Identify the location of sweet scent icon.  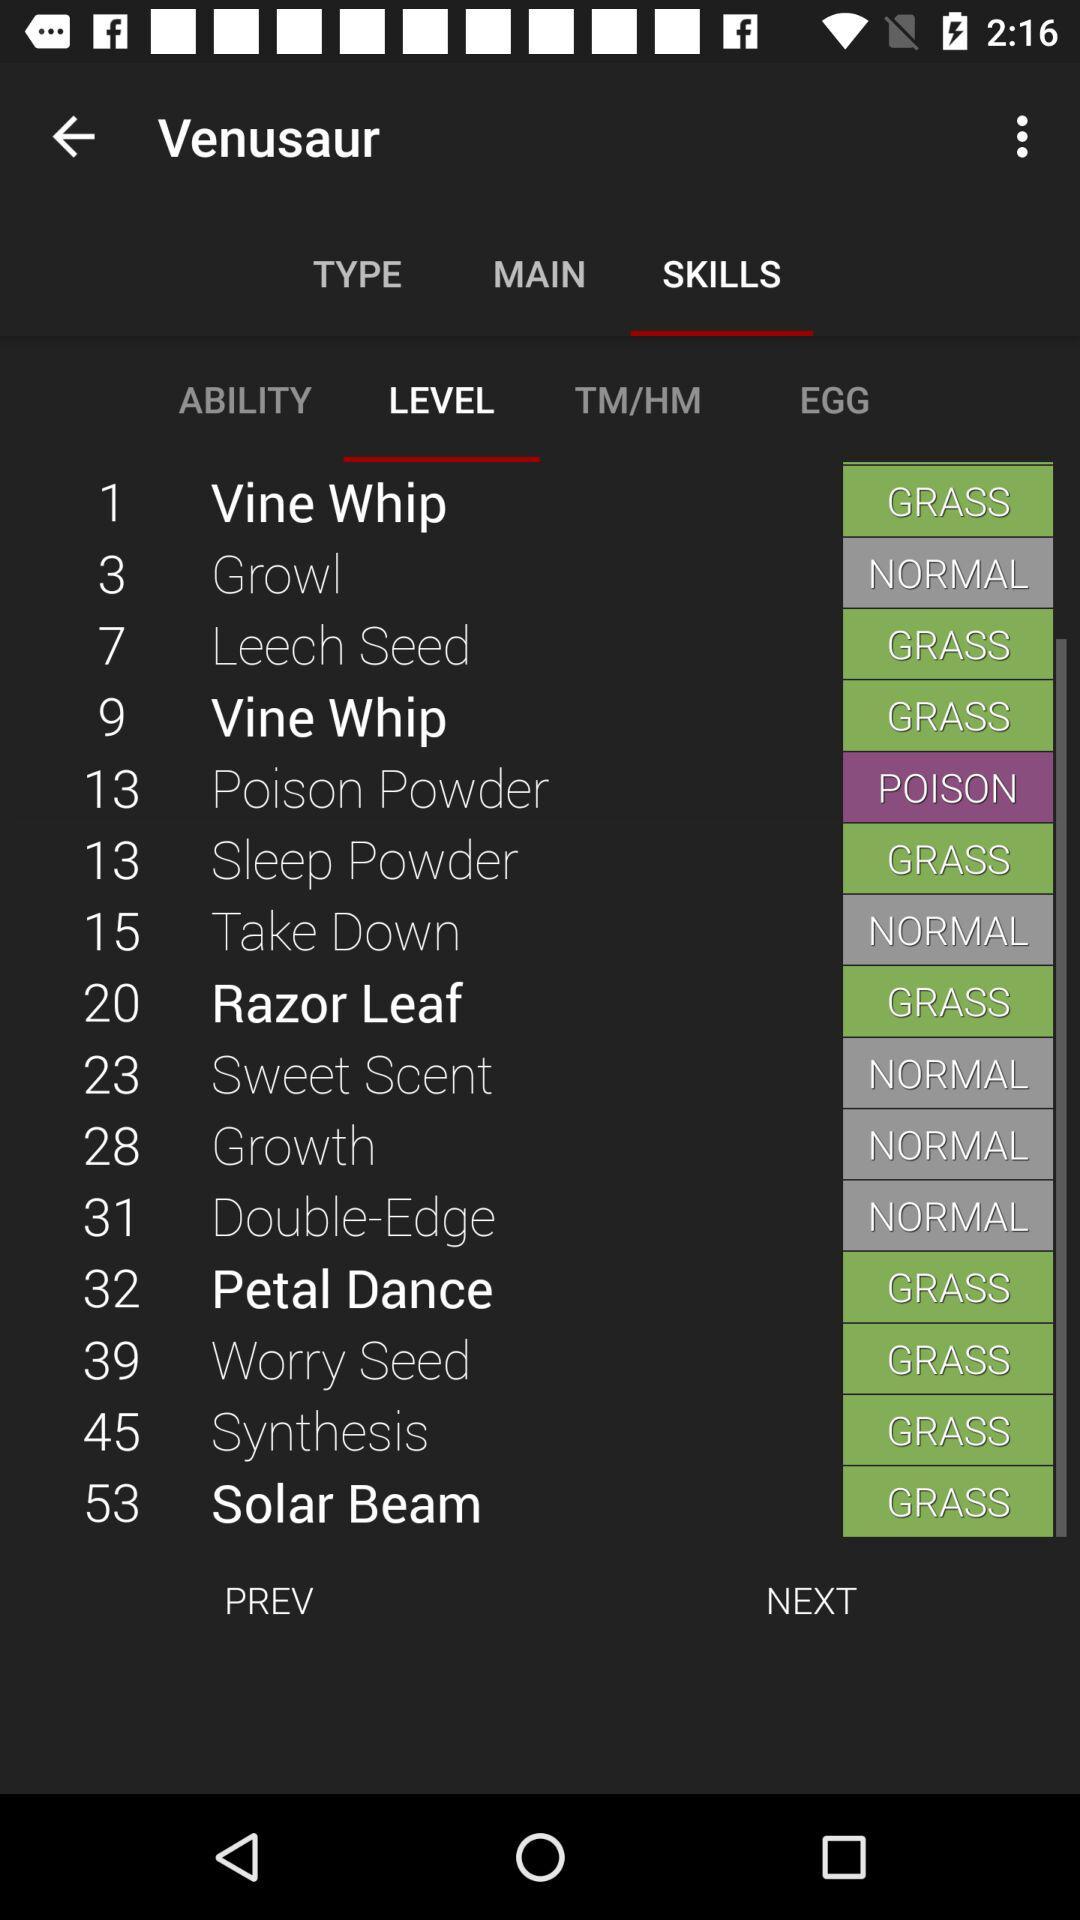
(525, 1071).